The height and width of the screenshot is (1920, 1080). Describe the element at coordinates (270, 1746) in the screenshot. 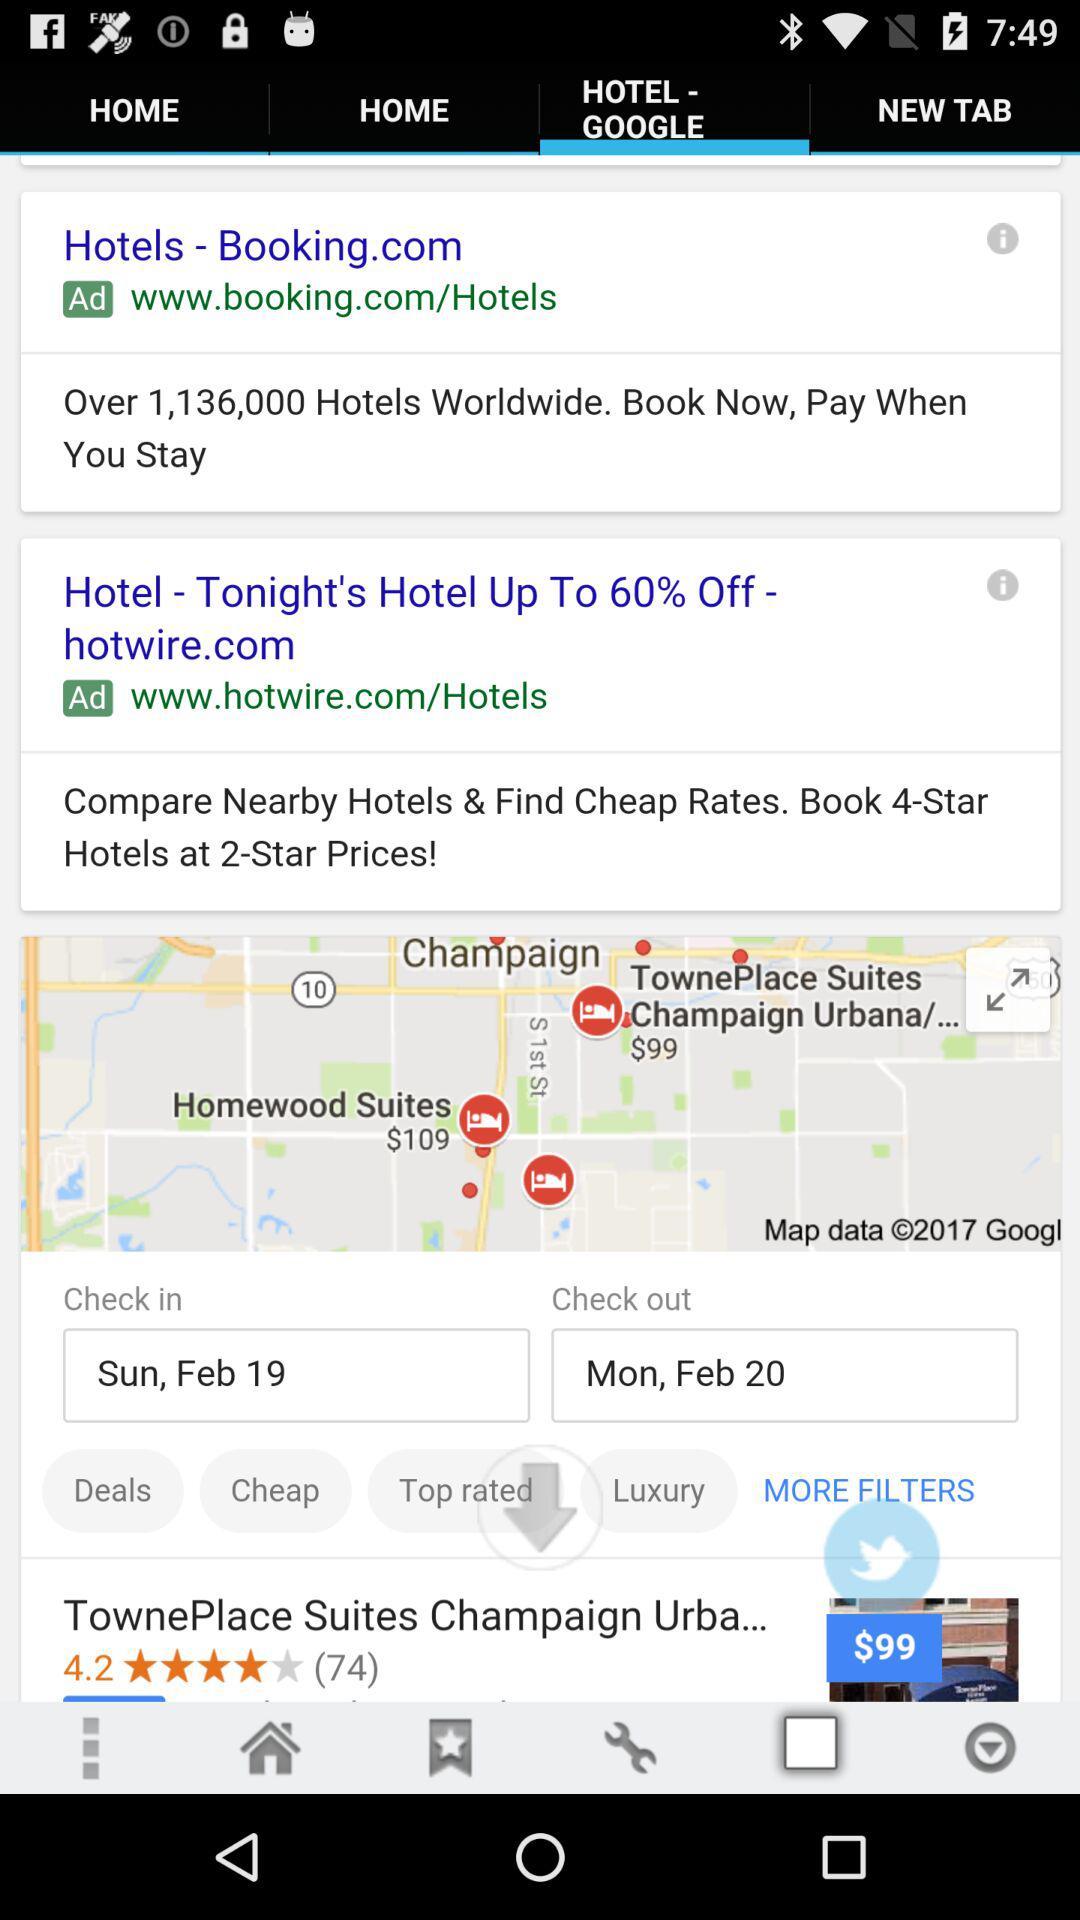

I see `home button` at that location.